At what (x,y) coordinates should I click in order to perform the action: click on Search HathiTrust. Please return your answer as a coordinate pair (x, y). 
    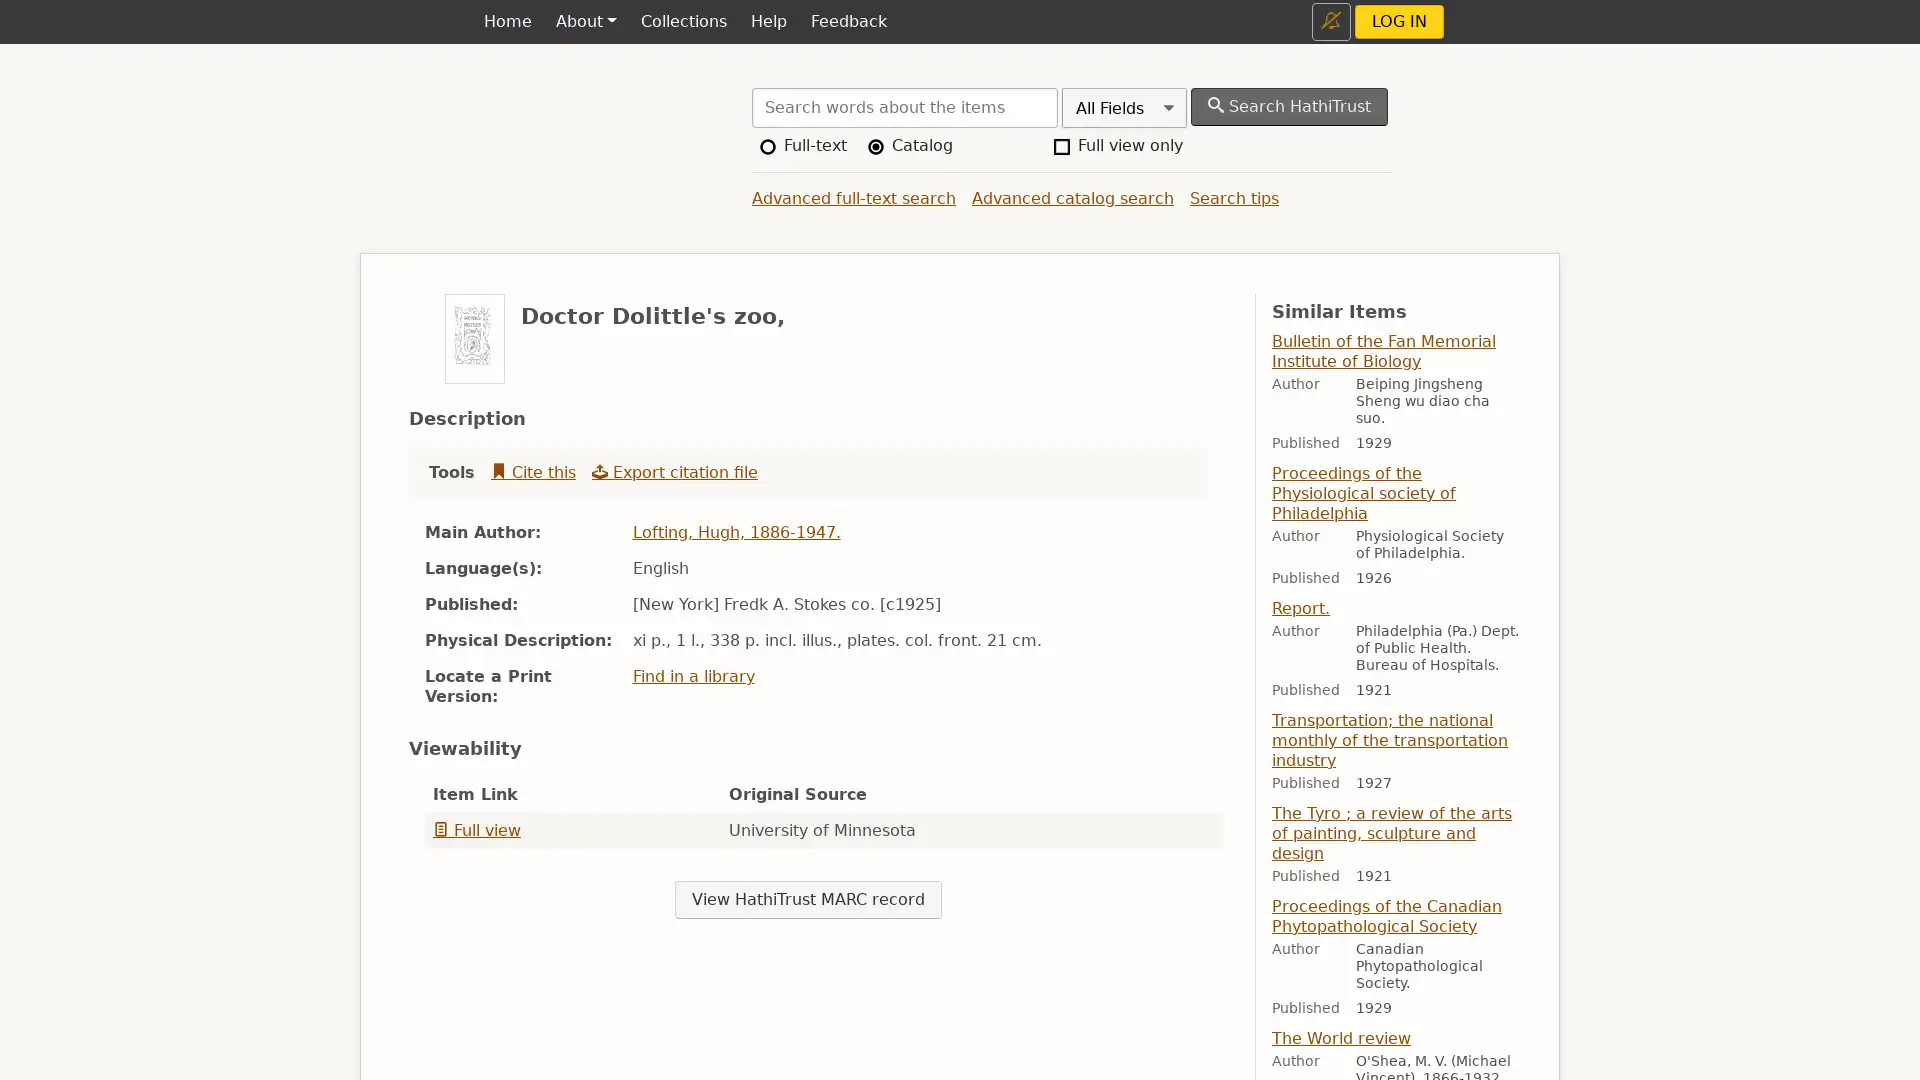
    Looking at the image, I should click on (1289, 107).